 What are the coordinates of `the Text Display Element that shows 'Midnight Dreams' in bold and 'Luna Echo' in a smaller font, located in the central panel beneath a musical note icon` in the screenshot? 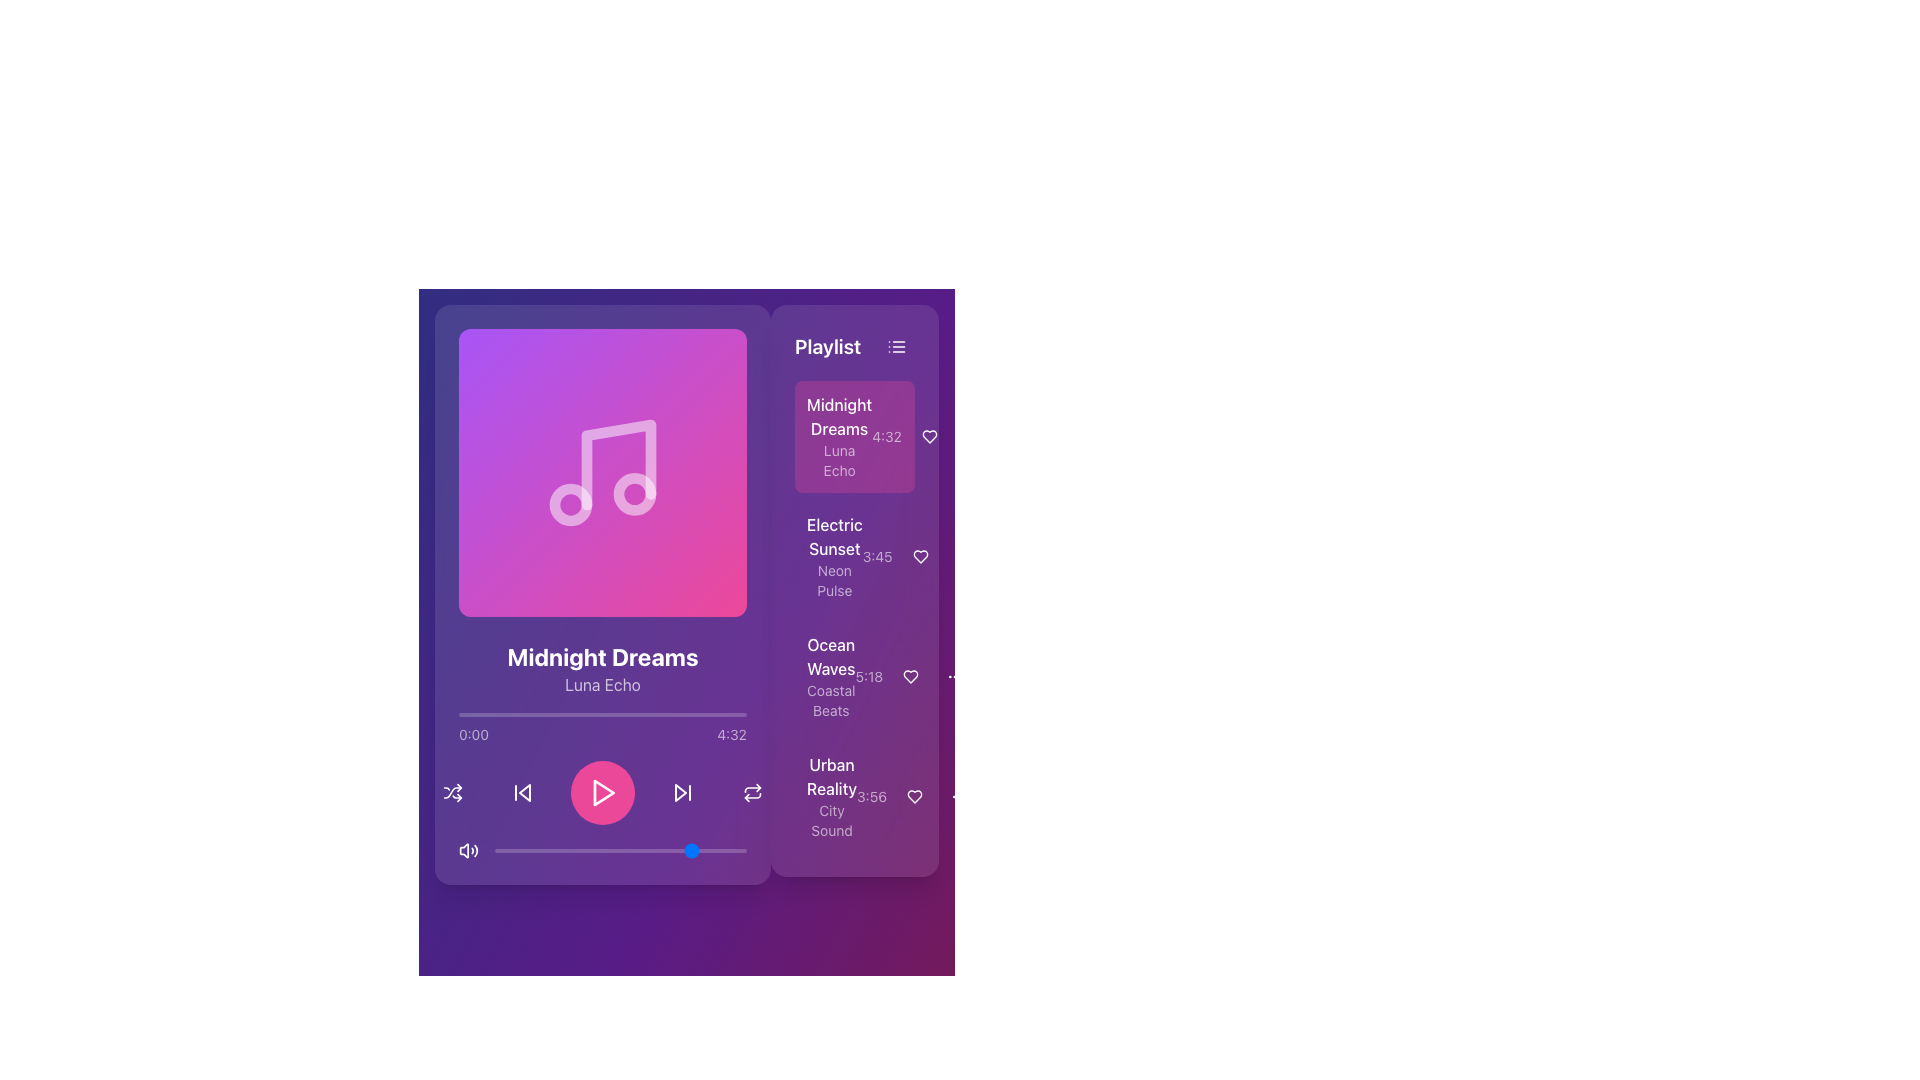 It's located at (602, 668).